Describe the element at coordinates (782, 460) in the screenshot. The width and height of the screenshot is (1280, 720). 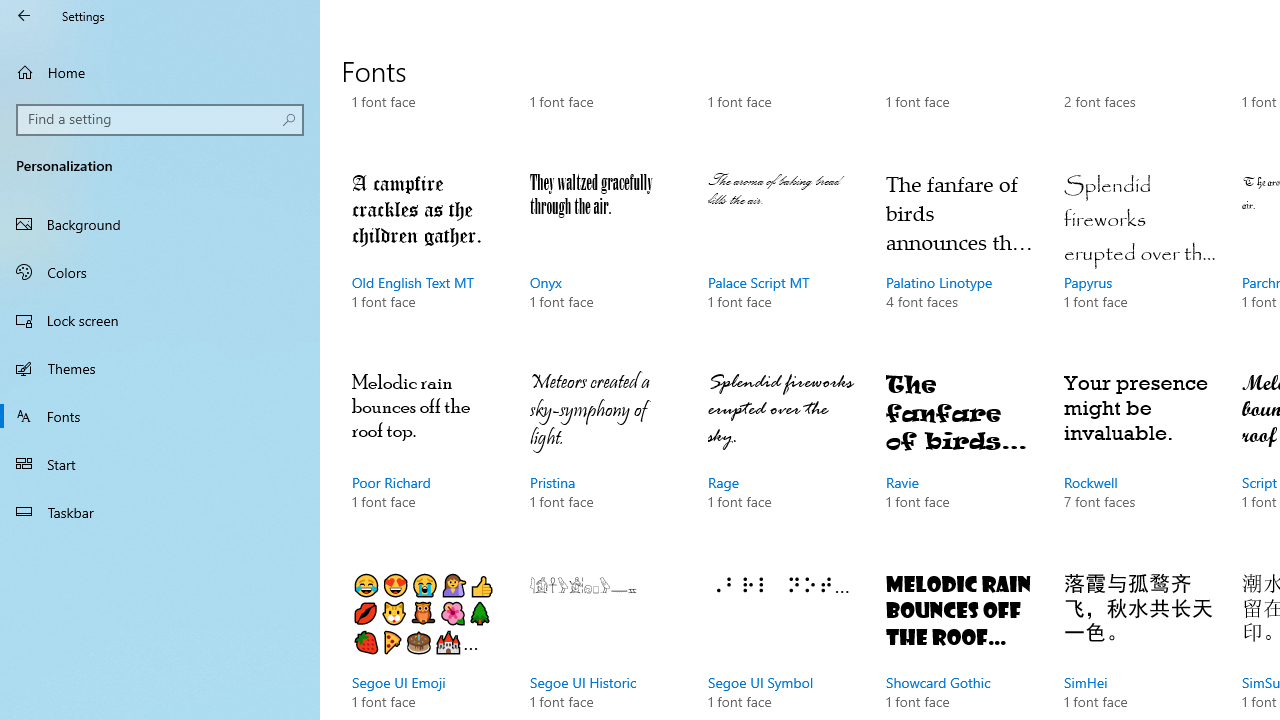
I see `'Rage, 1 font face'` at that location.